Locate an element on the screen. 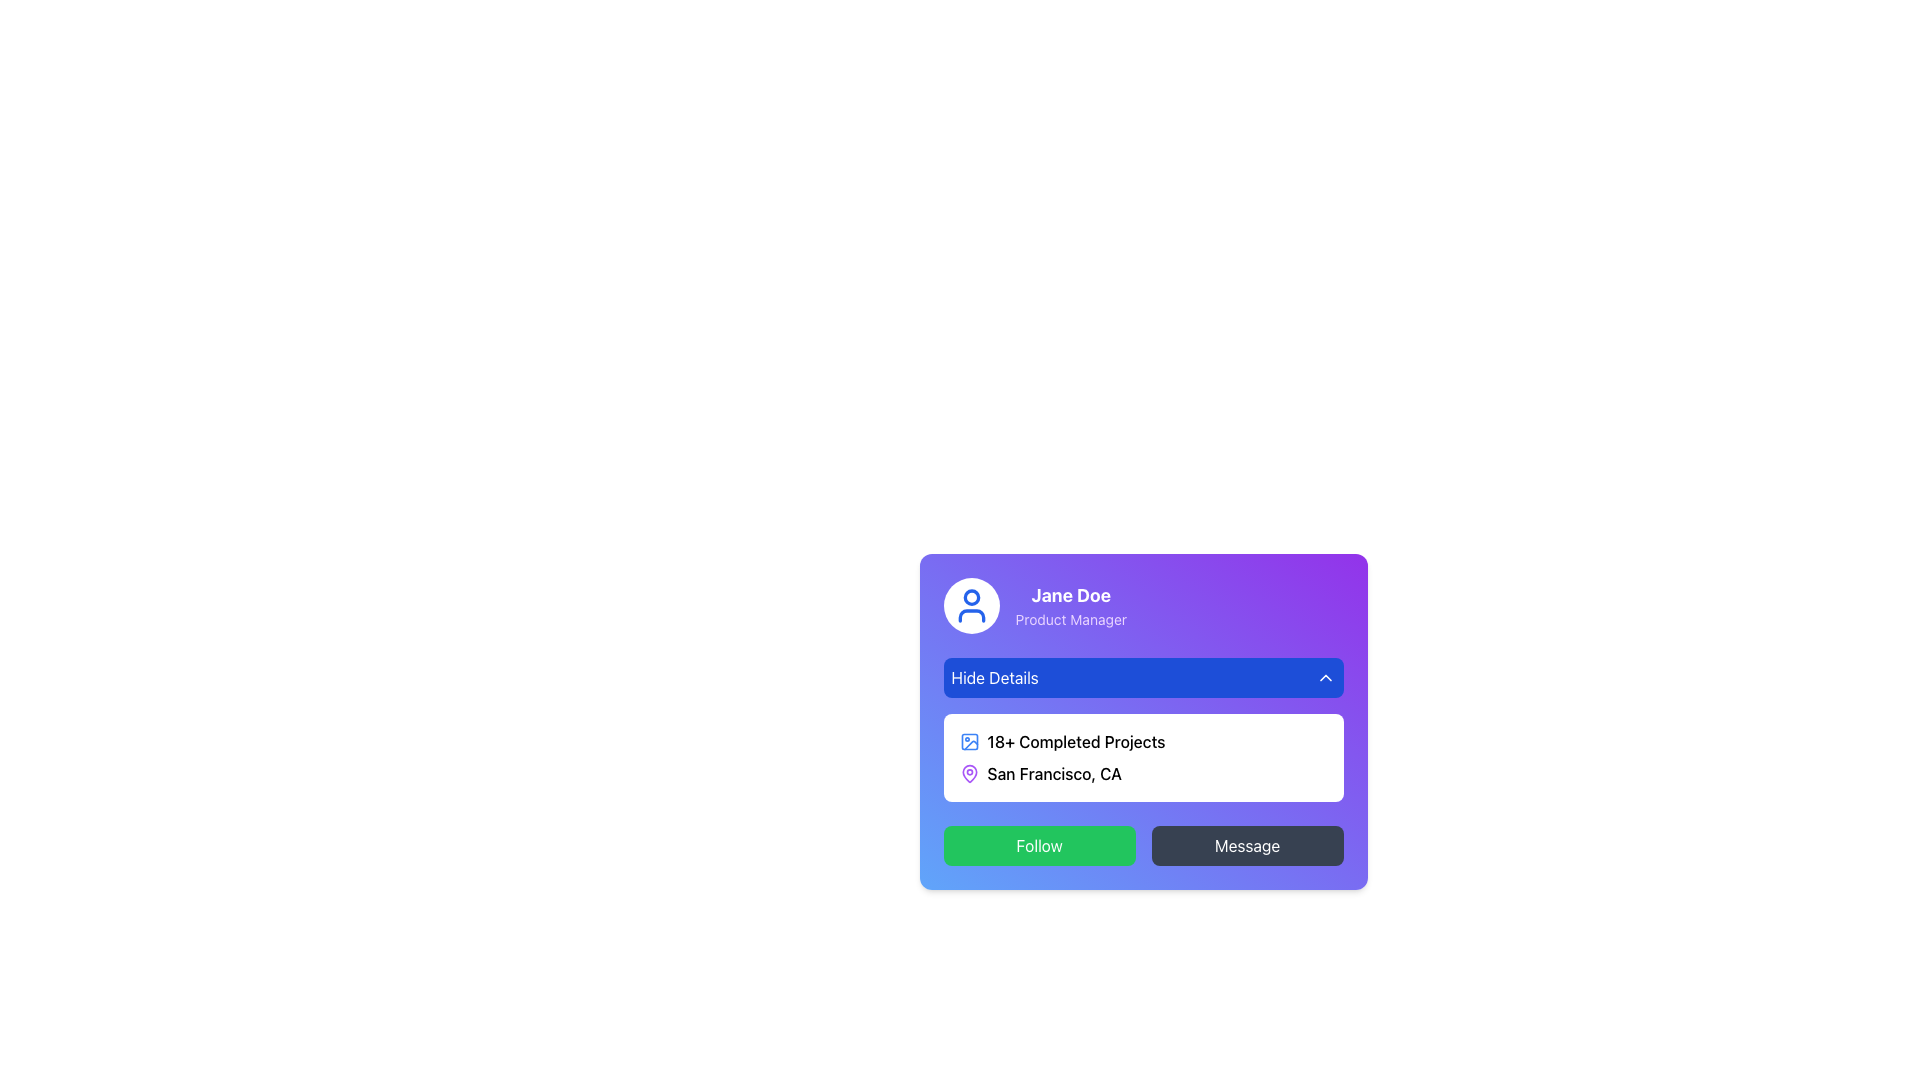 This screenshot has width=1920, height=1080. the profile header displaying 'Jane Doe' and 'Product Manager' is located at coordinates (1143, 604).